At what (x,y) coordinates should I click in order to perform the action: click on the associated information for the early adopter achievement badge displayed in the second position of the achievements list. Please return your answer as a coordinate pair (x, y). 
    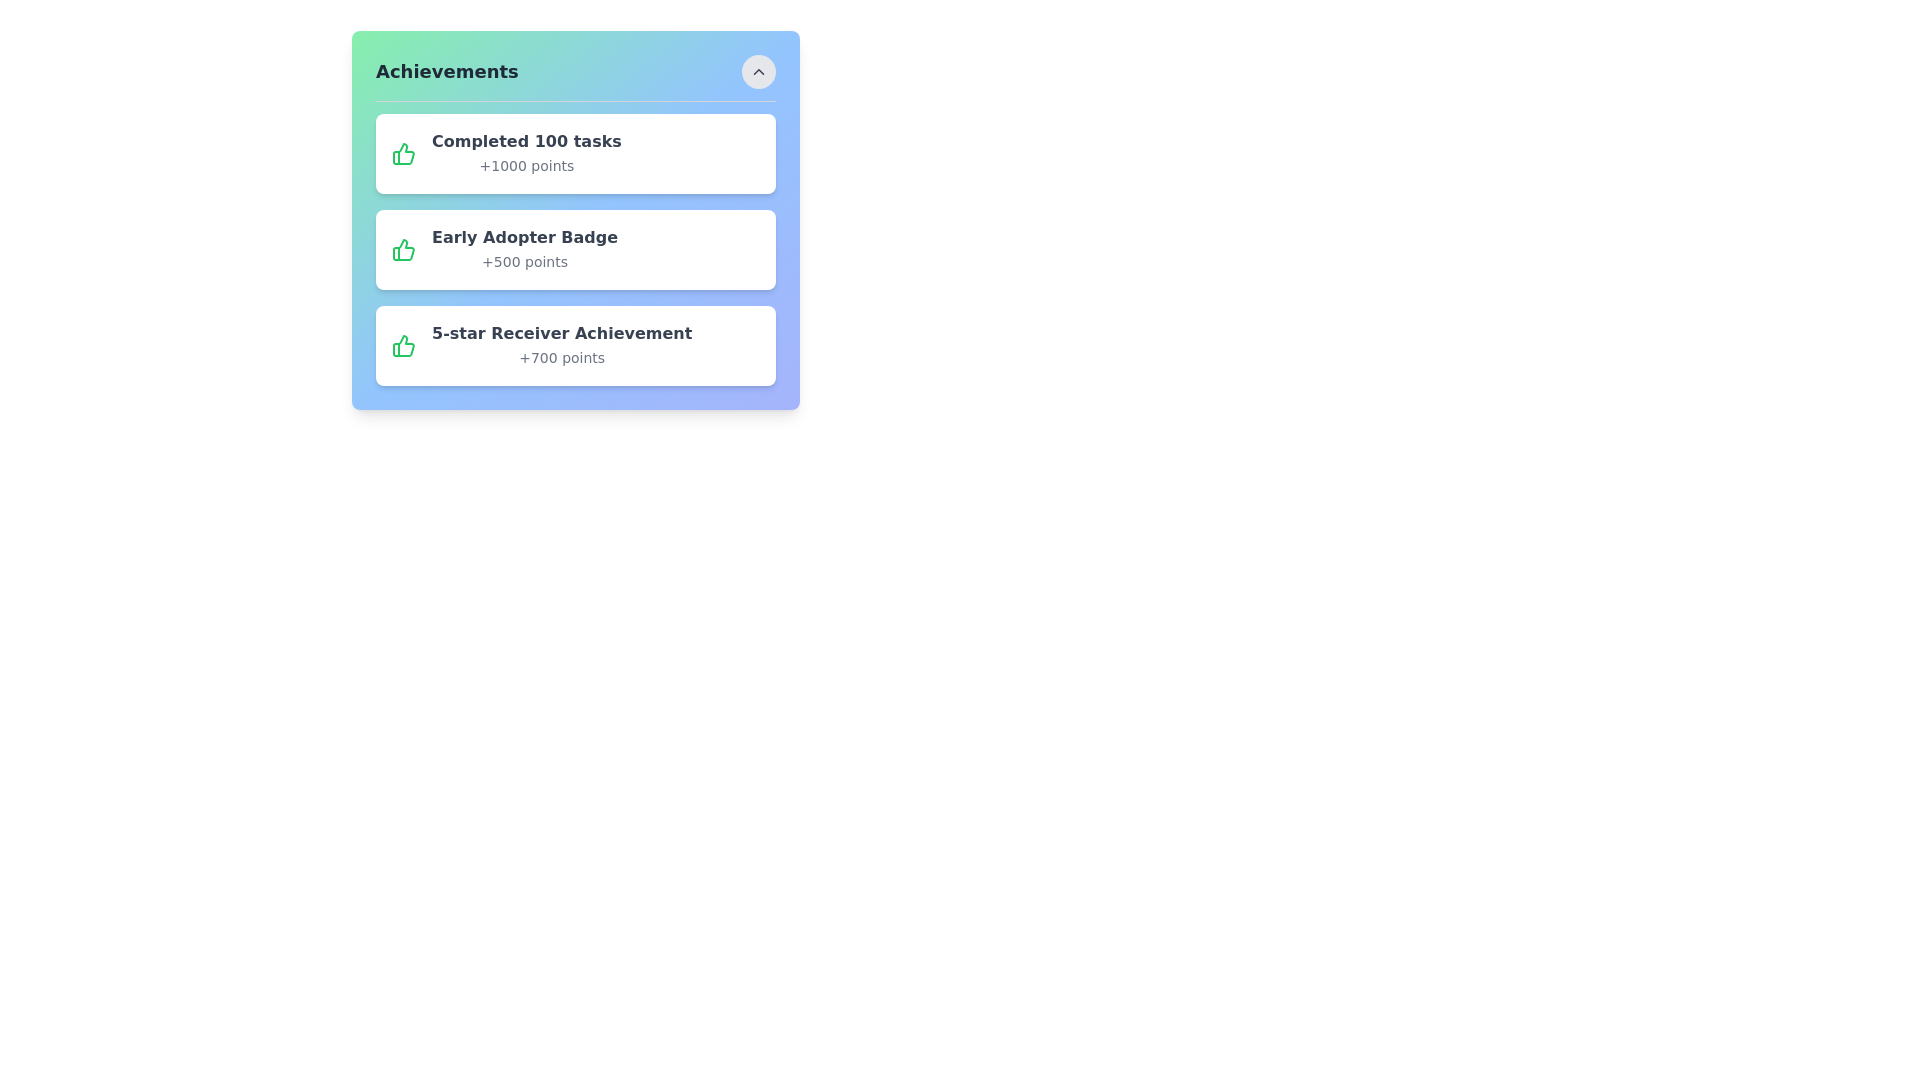
    Looking at the image, I should click on (575, 249).